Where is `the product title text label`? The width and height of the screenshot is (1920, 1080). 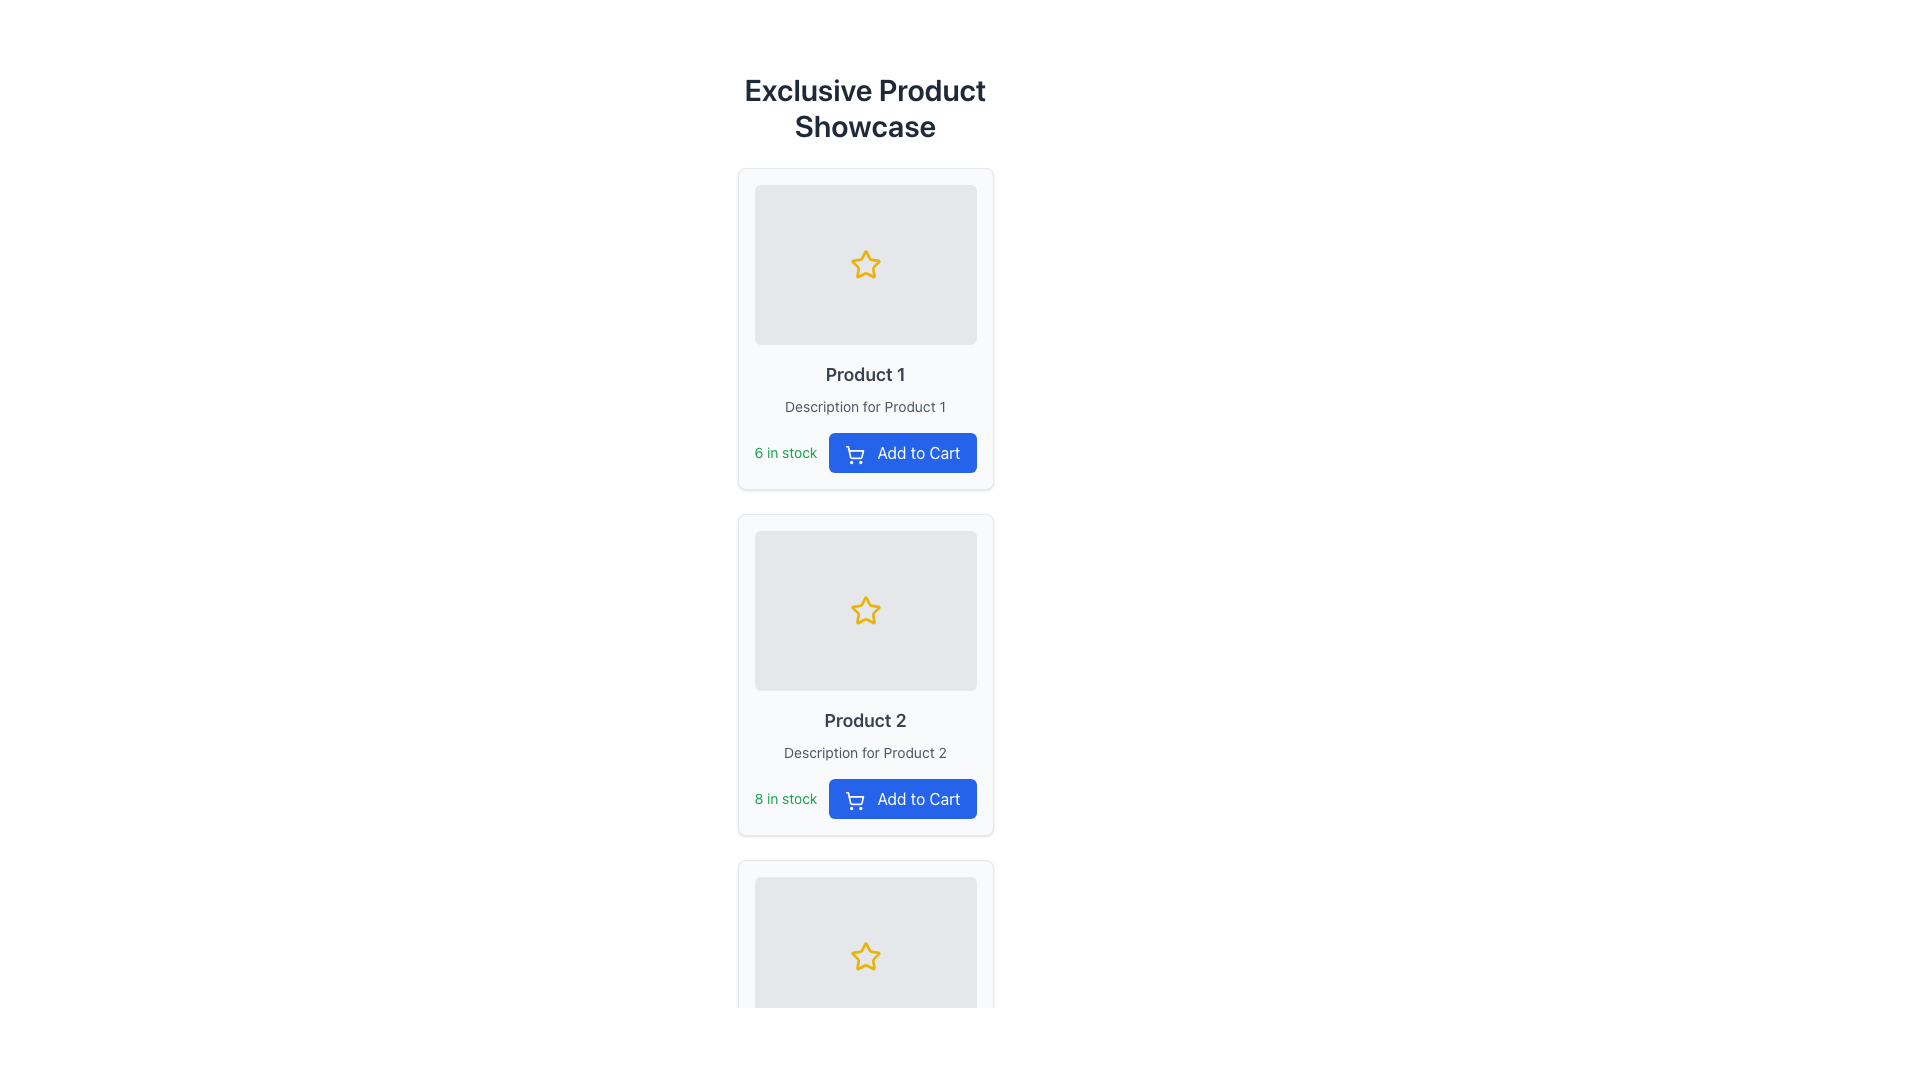
the product title text label is located at coordinates (865, 374).